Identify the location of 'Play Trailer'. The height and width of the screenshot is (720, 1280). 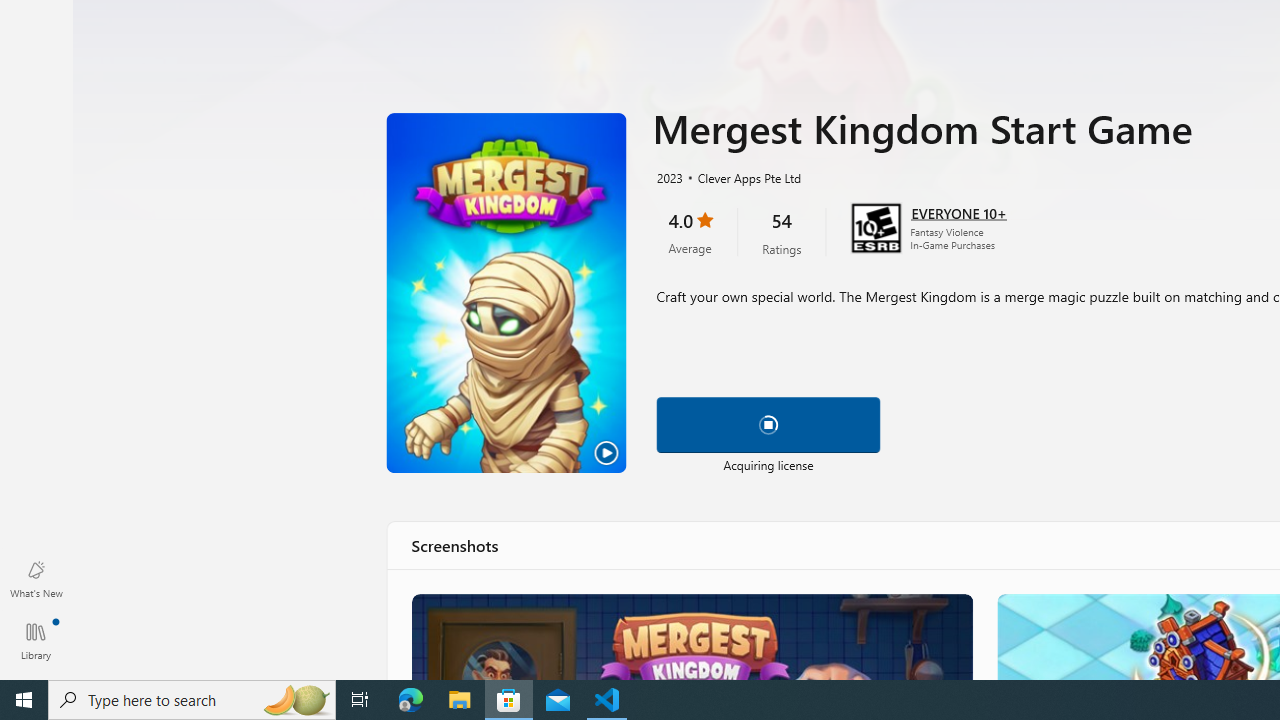
(506, 293).